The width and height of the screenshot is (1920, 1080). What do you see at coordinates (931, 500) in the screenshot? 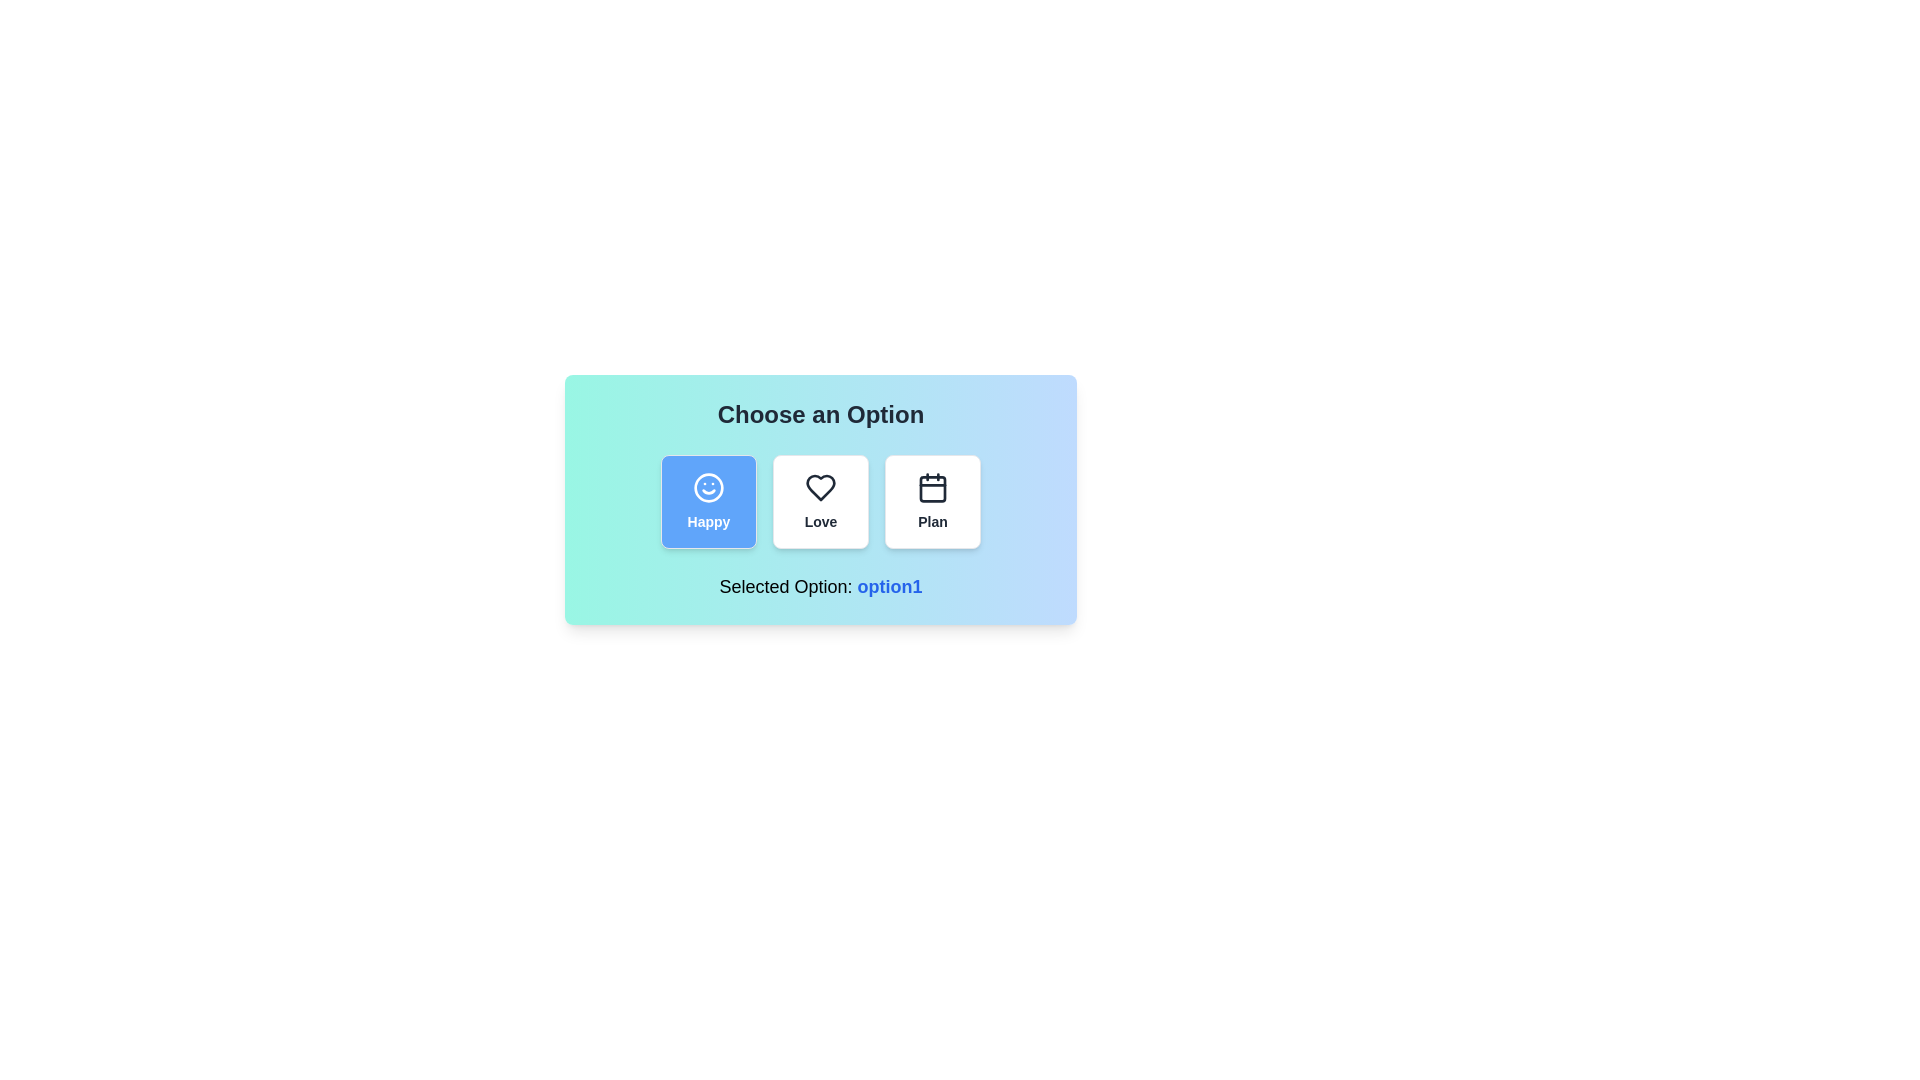
I see `the third button labeled 'Plan' under the heading 'Choose an Option'` at bounding box center [931, 500].